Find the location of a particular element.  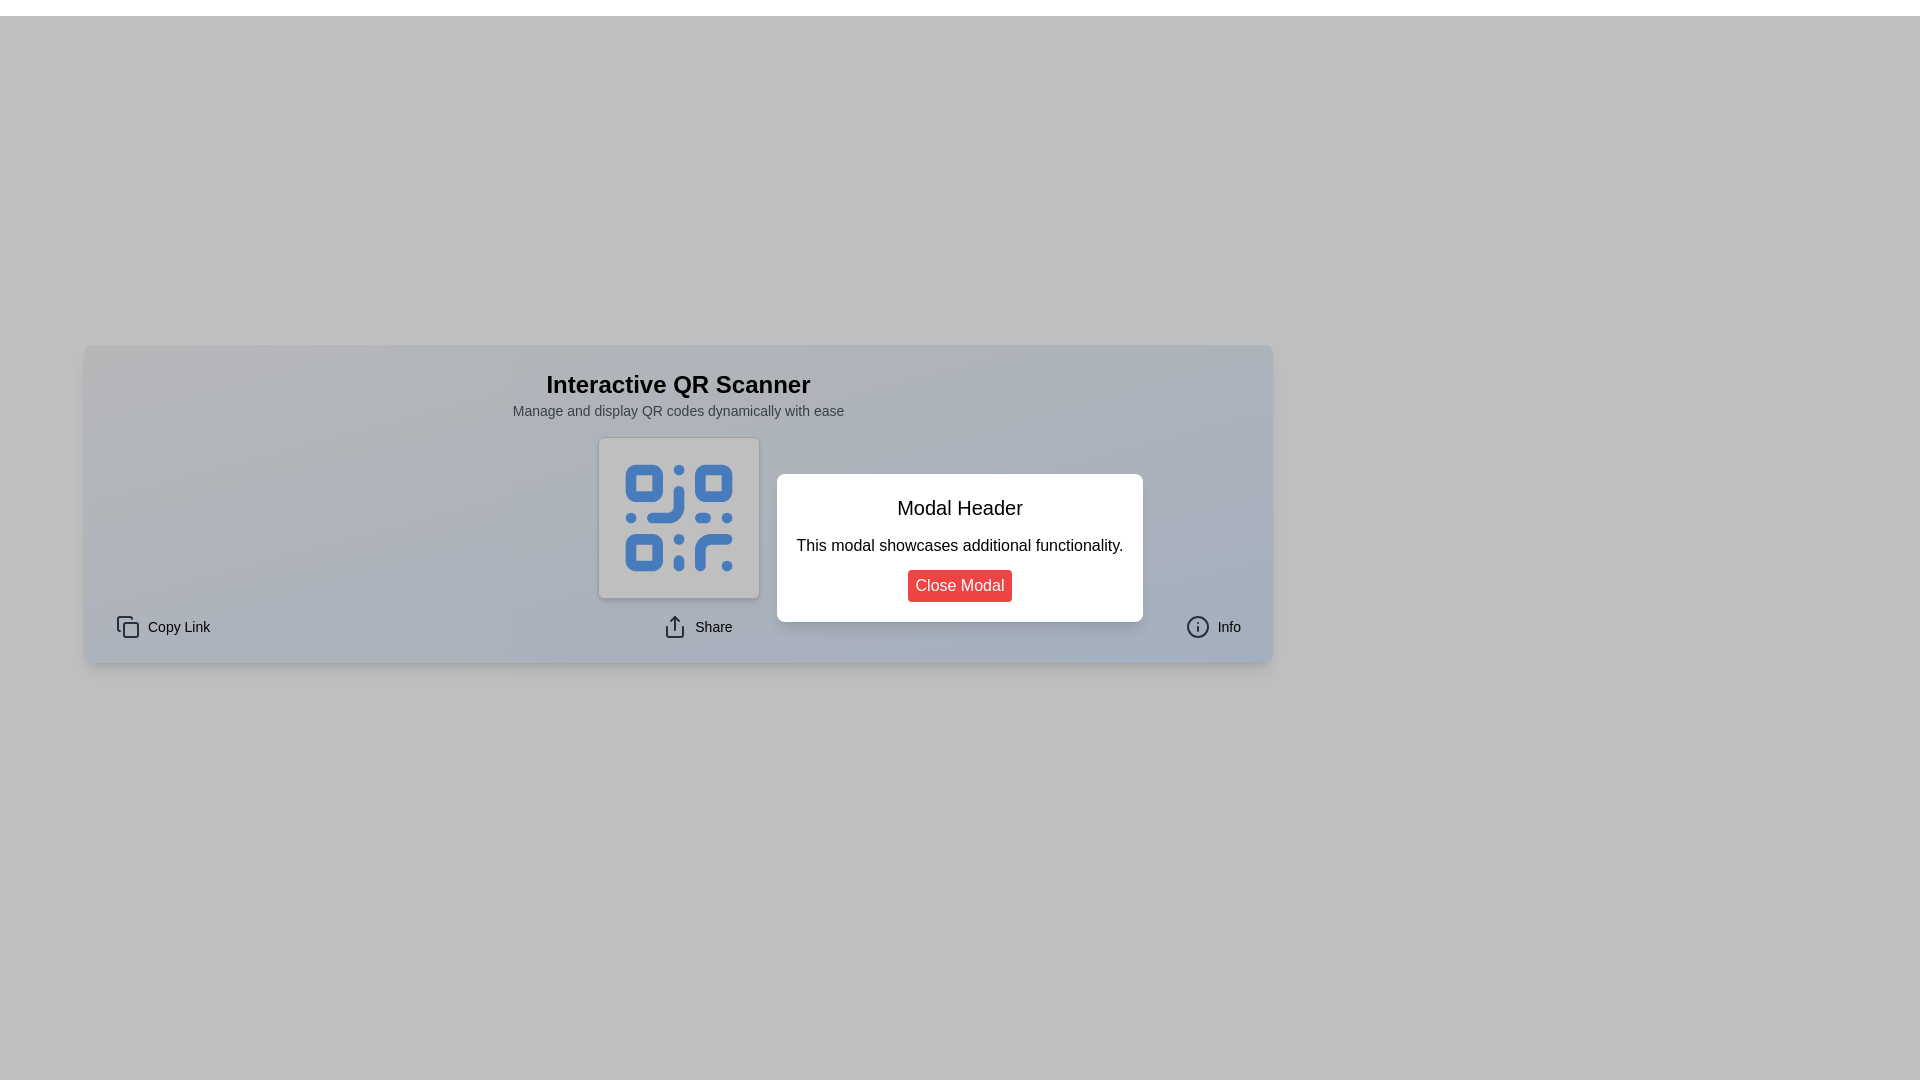

the 'Info' text label located at the bottom right of the interface, adjacent to the 'i' icon is located at coordinates (1227, 626).